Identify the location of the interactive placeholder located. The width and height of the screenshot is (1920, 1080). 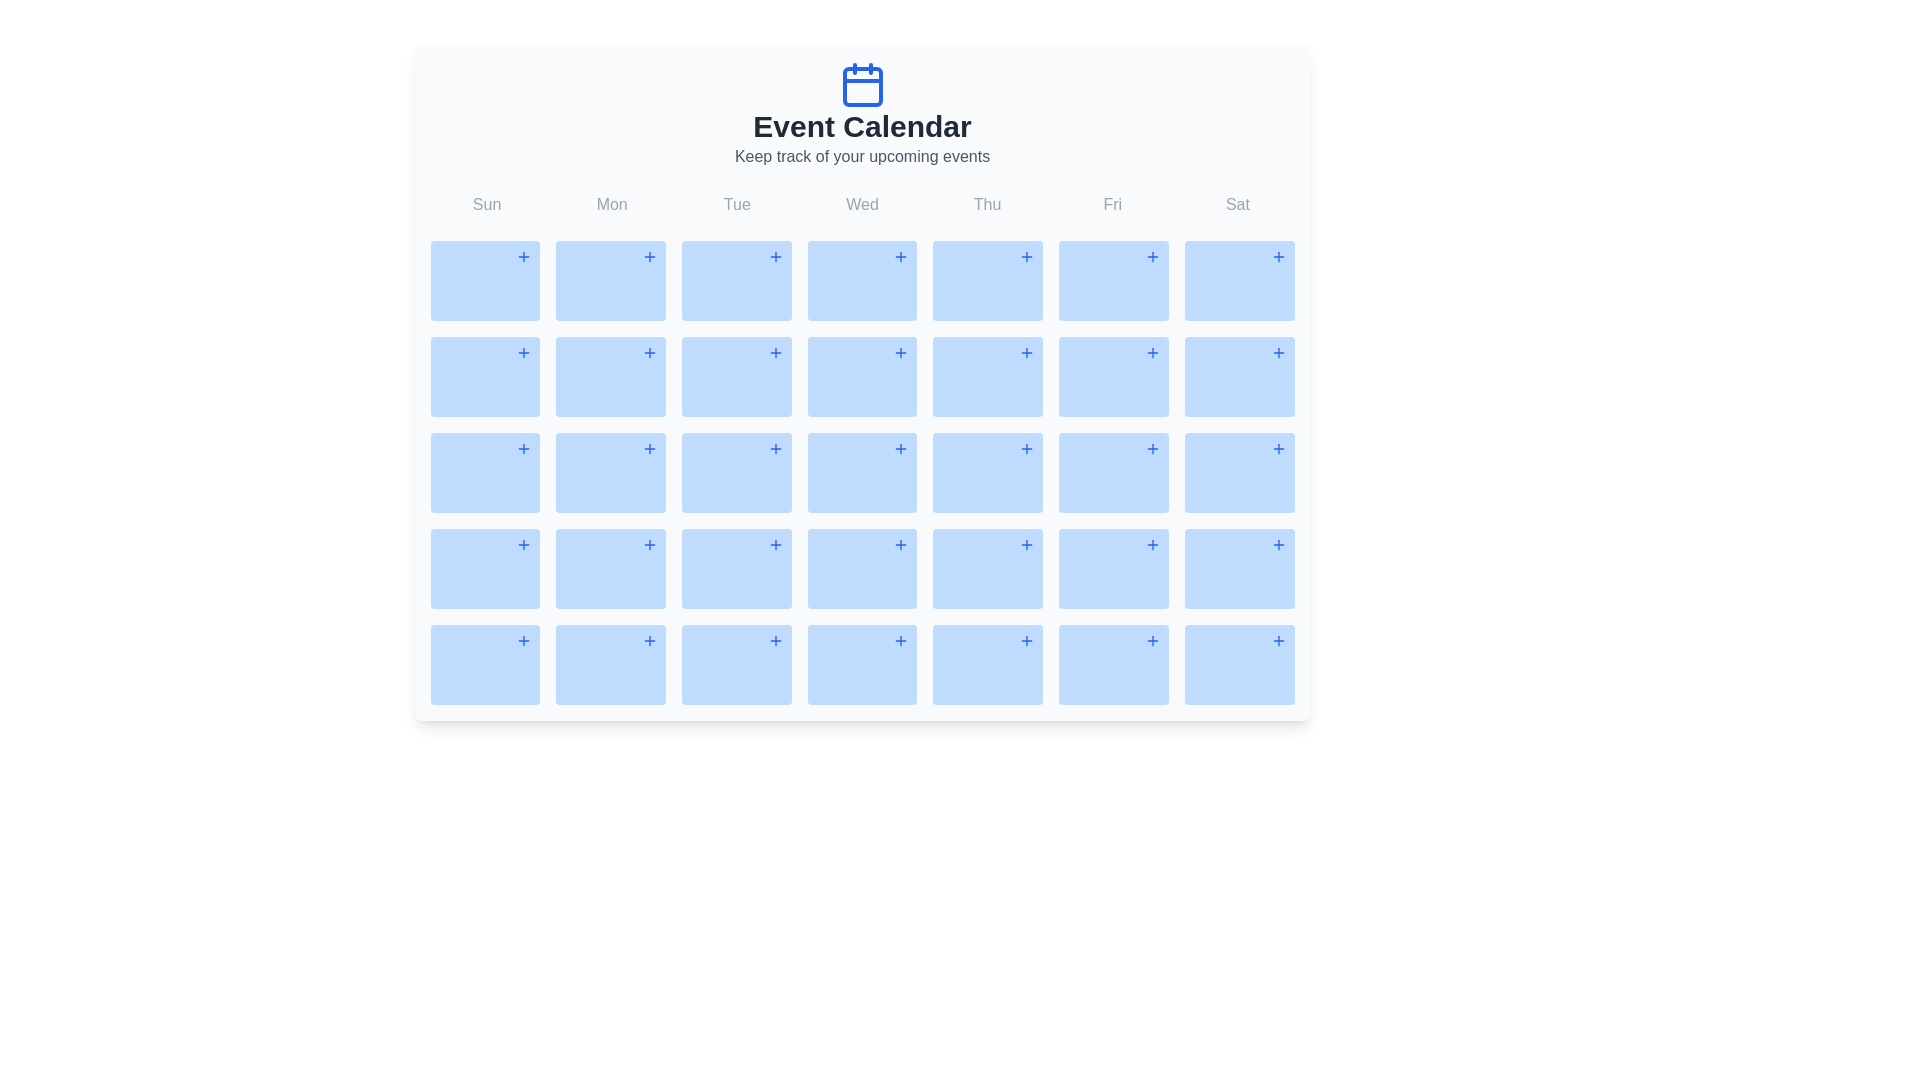
(1238, 664).